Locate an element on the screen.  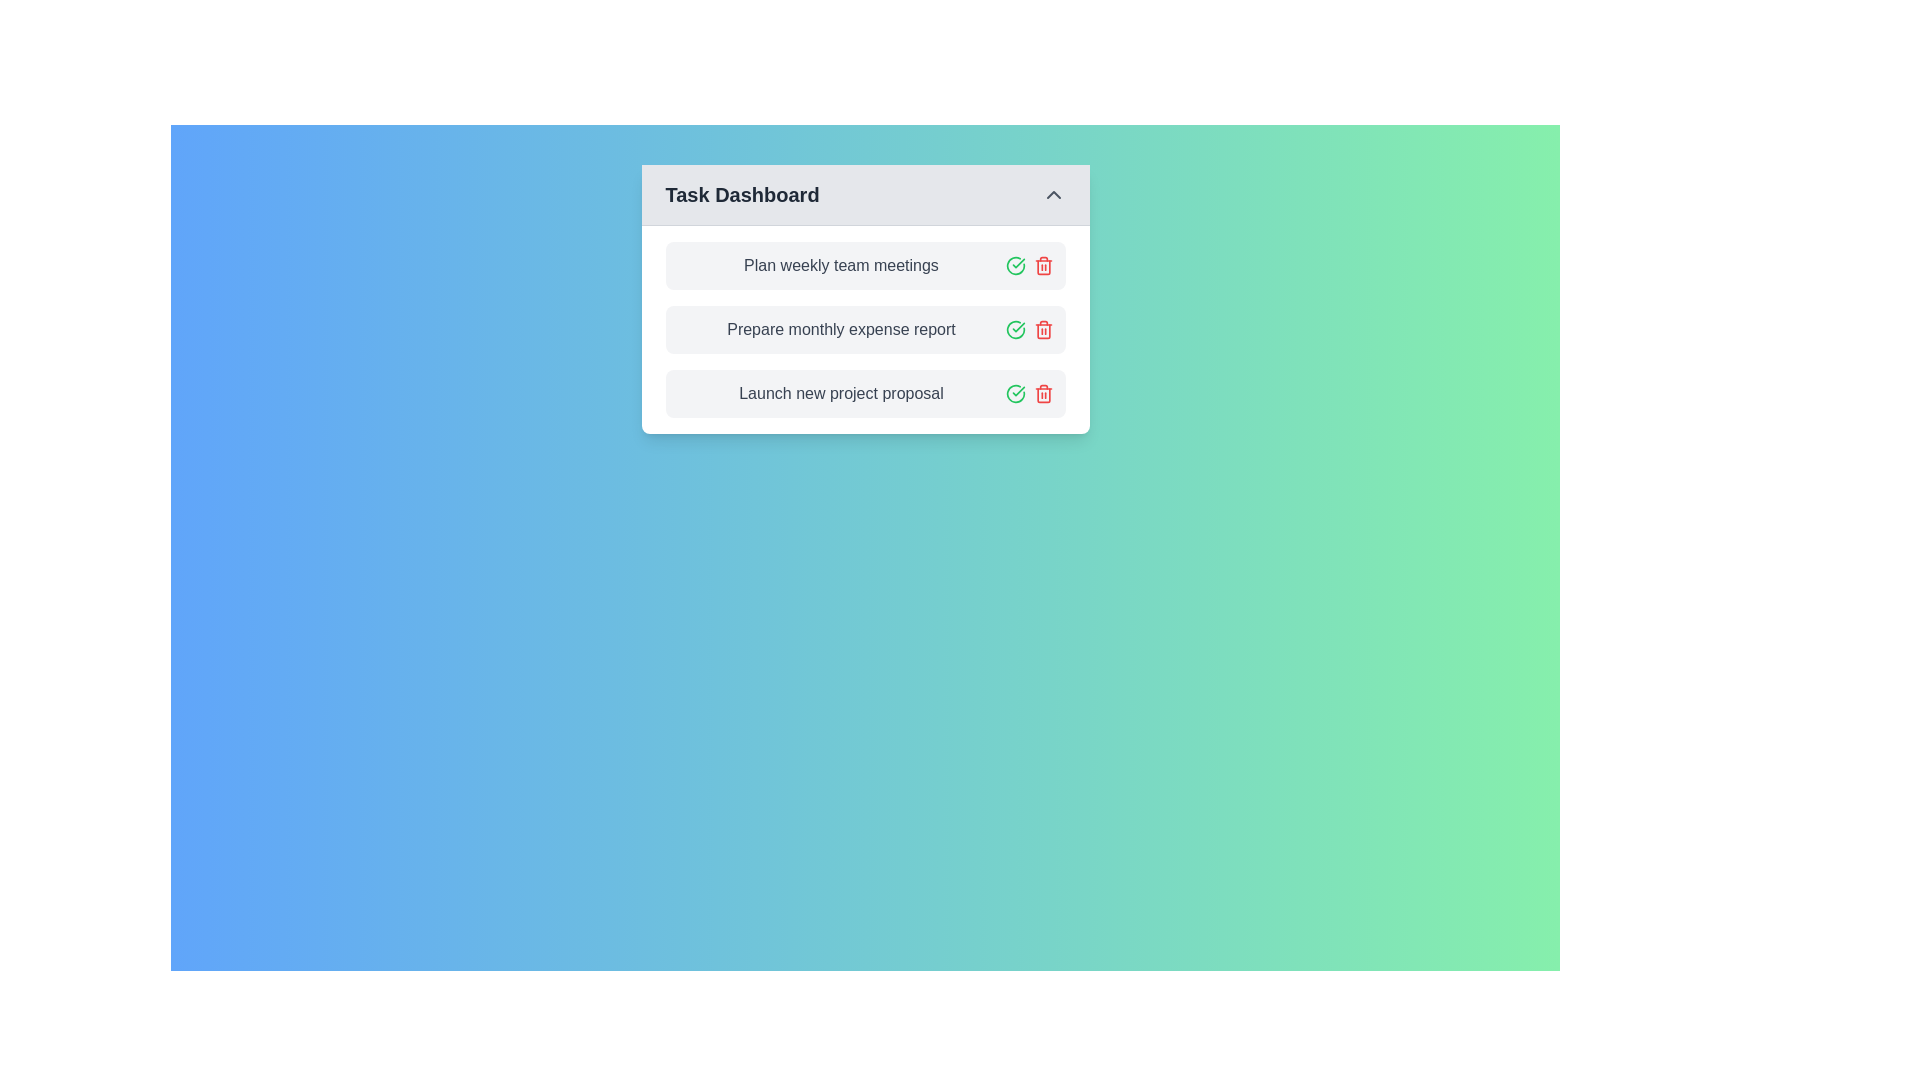
the second segment of the red trash icon, which is used for deleting or removing the associated task, located in the third action row of the task list to the right of the text 'Launch new project proposal' is located at coordinates (1042, 395).